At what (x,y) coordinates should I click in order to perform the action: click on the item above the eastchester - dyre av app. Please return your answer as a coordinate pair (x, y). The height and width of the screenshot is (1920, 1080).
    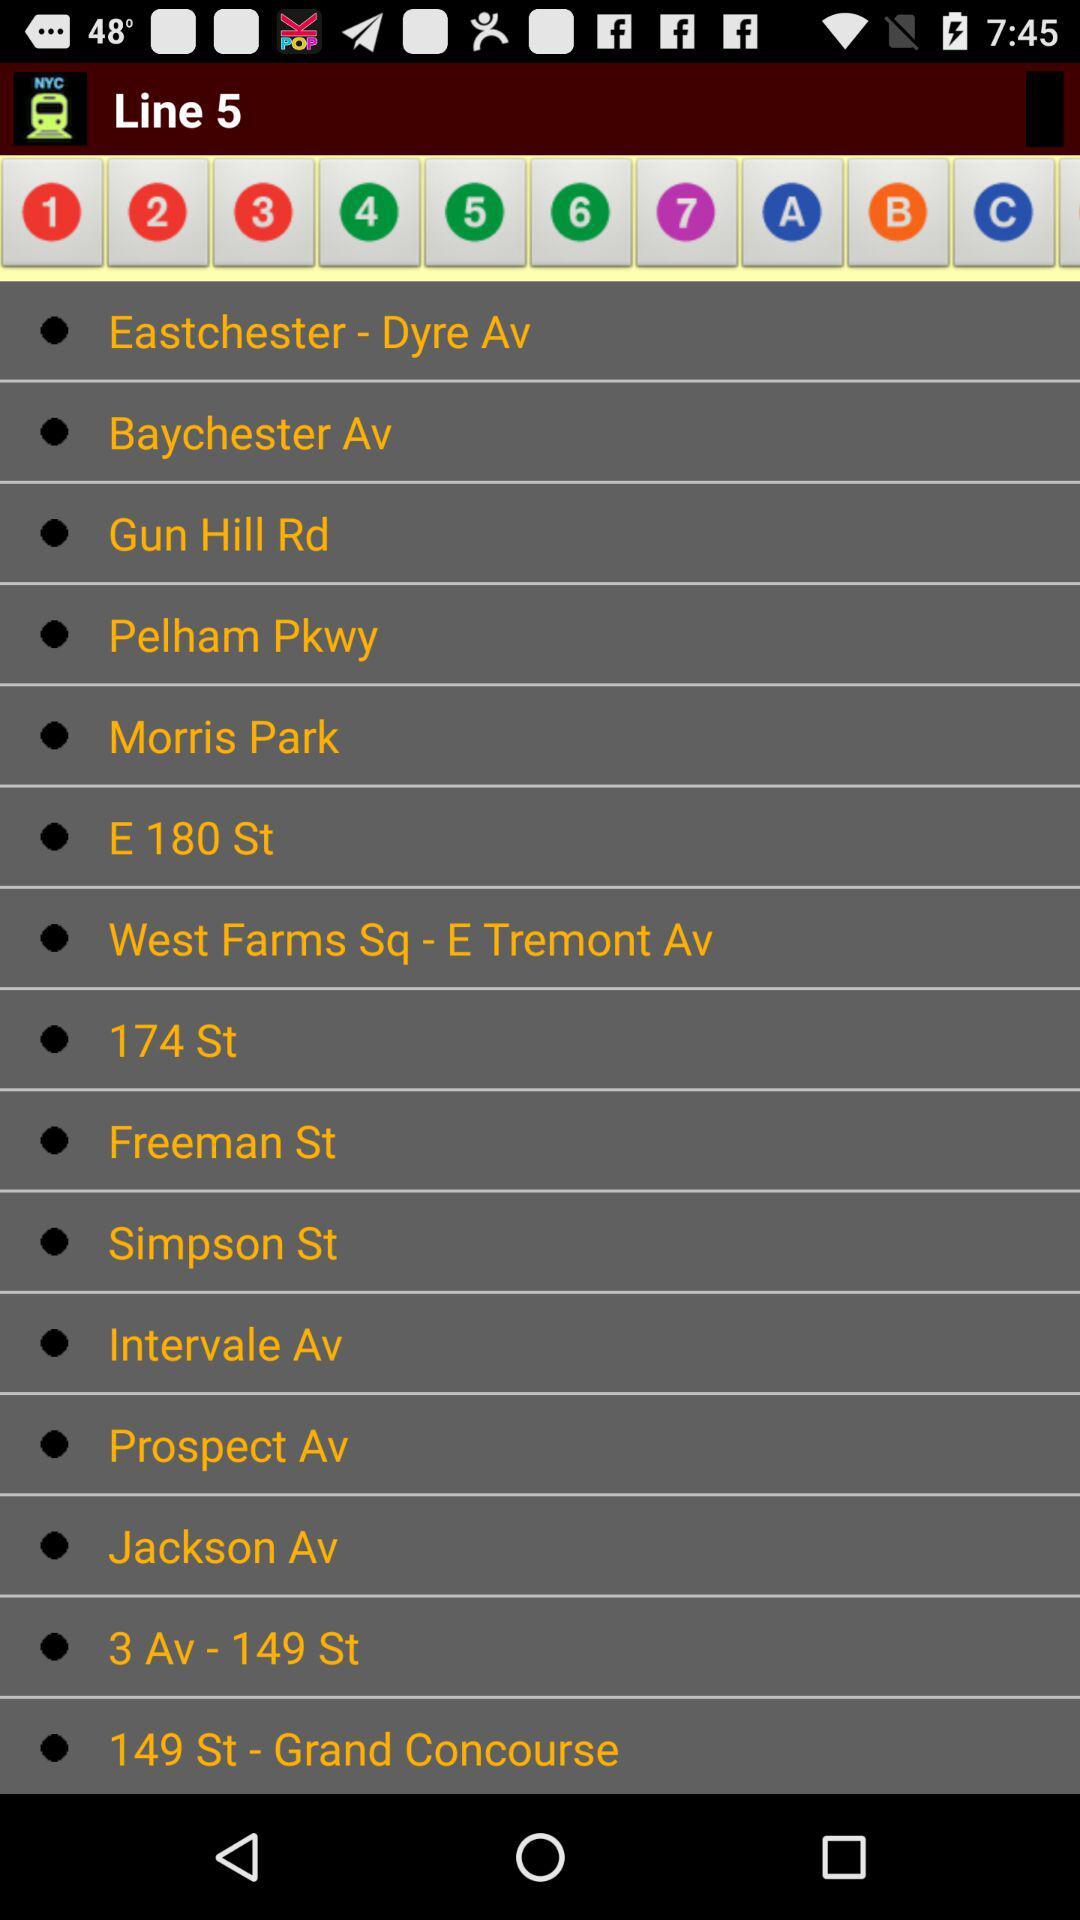
    Looking at the image, I should click on (55, 218).